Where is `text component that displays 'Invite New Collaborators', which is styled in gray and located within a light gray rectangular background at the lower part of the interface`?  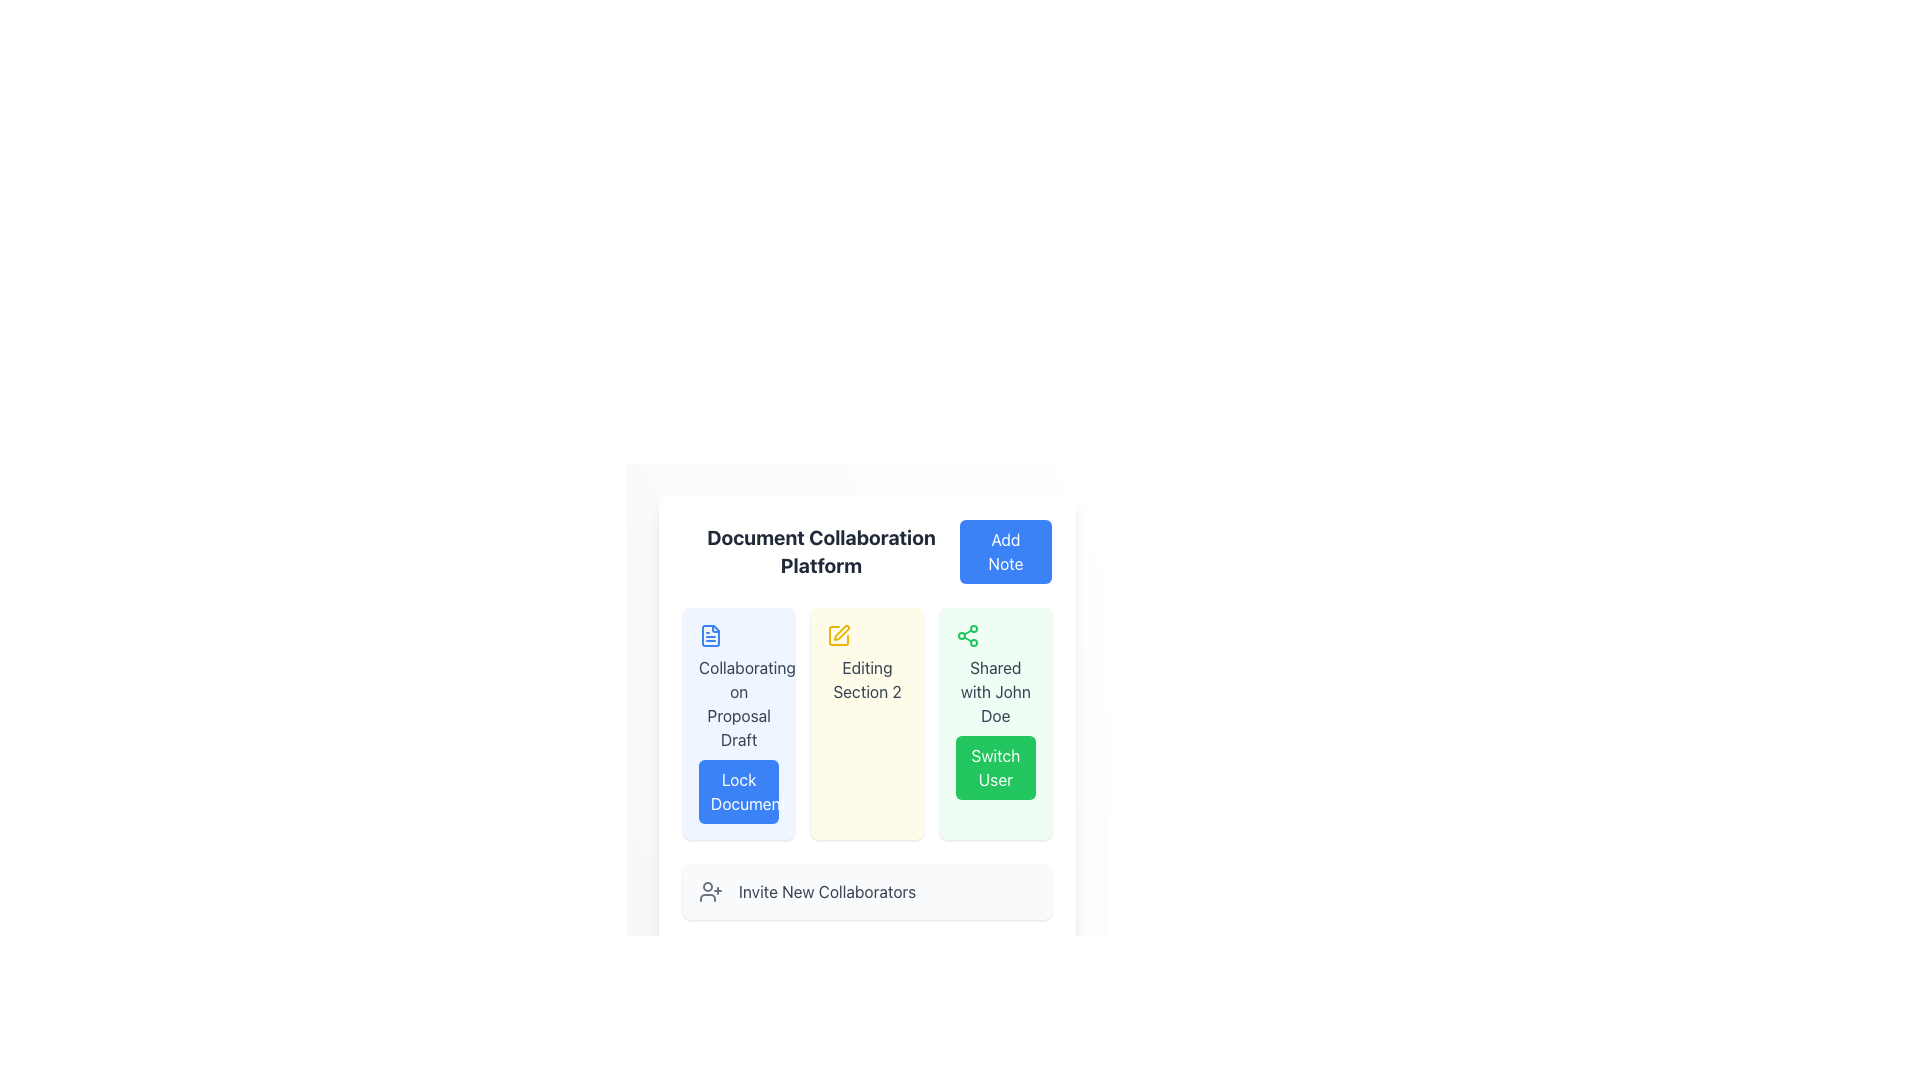 text component that displays 'Invite New Collaborators', which is styled in gray and located within a light gray rectangular background at the lower part of the interface is located at coordinates (827, 890).